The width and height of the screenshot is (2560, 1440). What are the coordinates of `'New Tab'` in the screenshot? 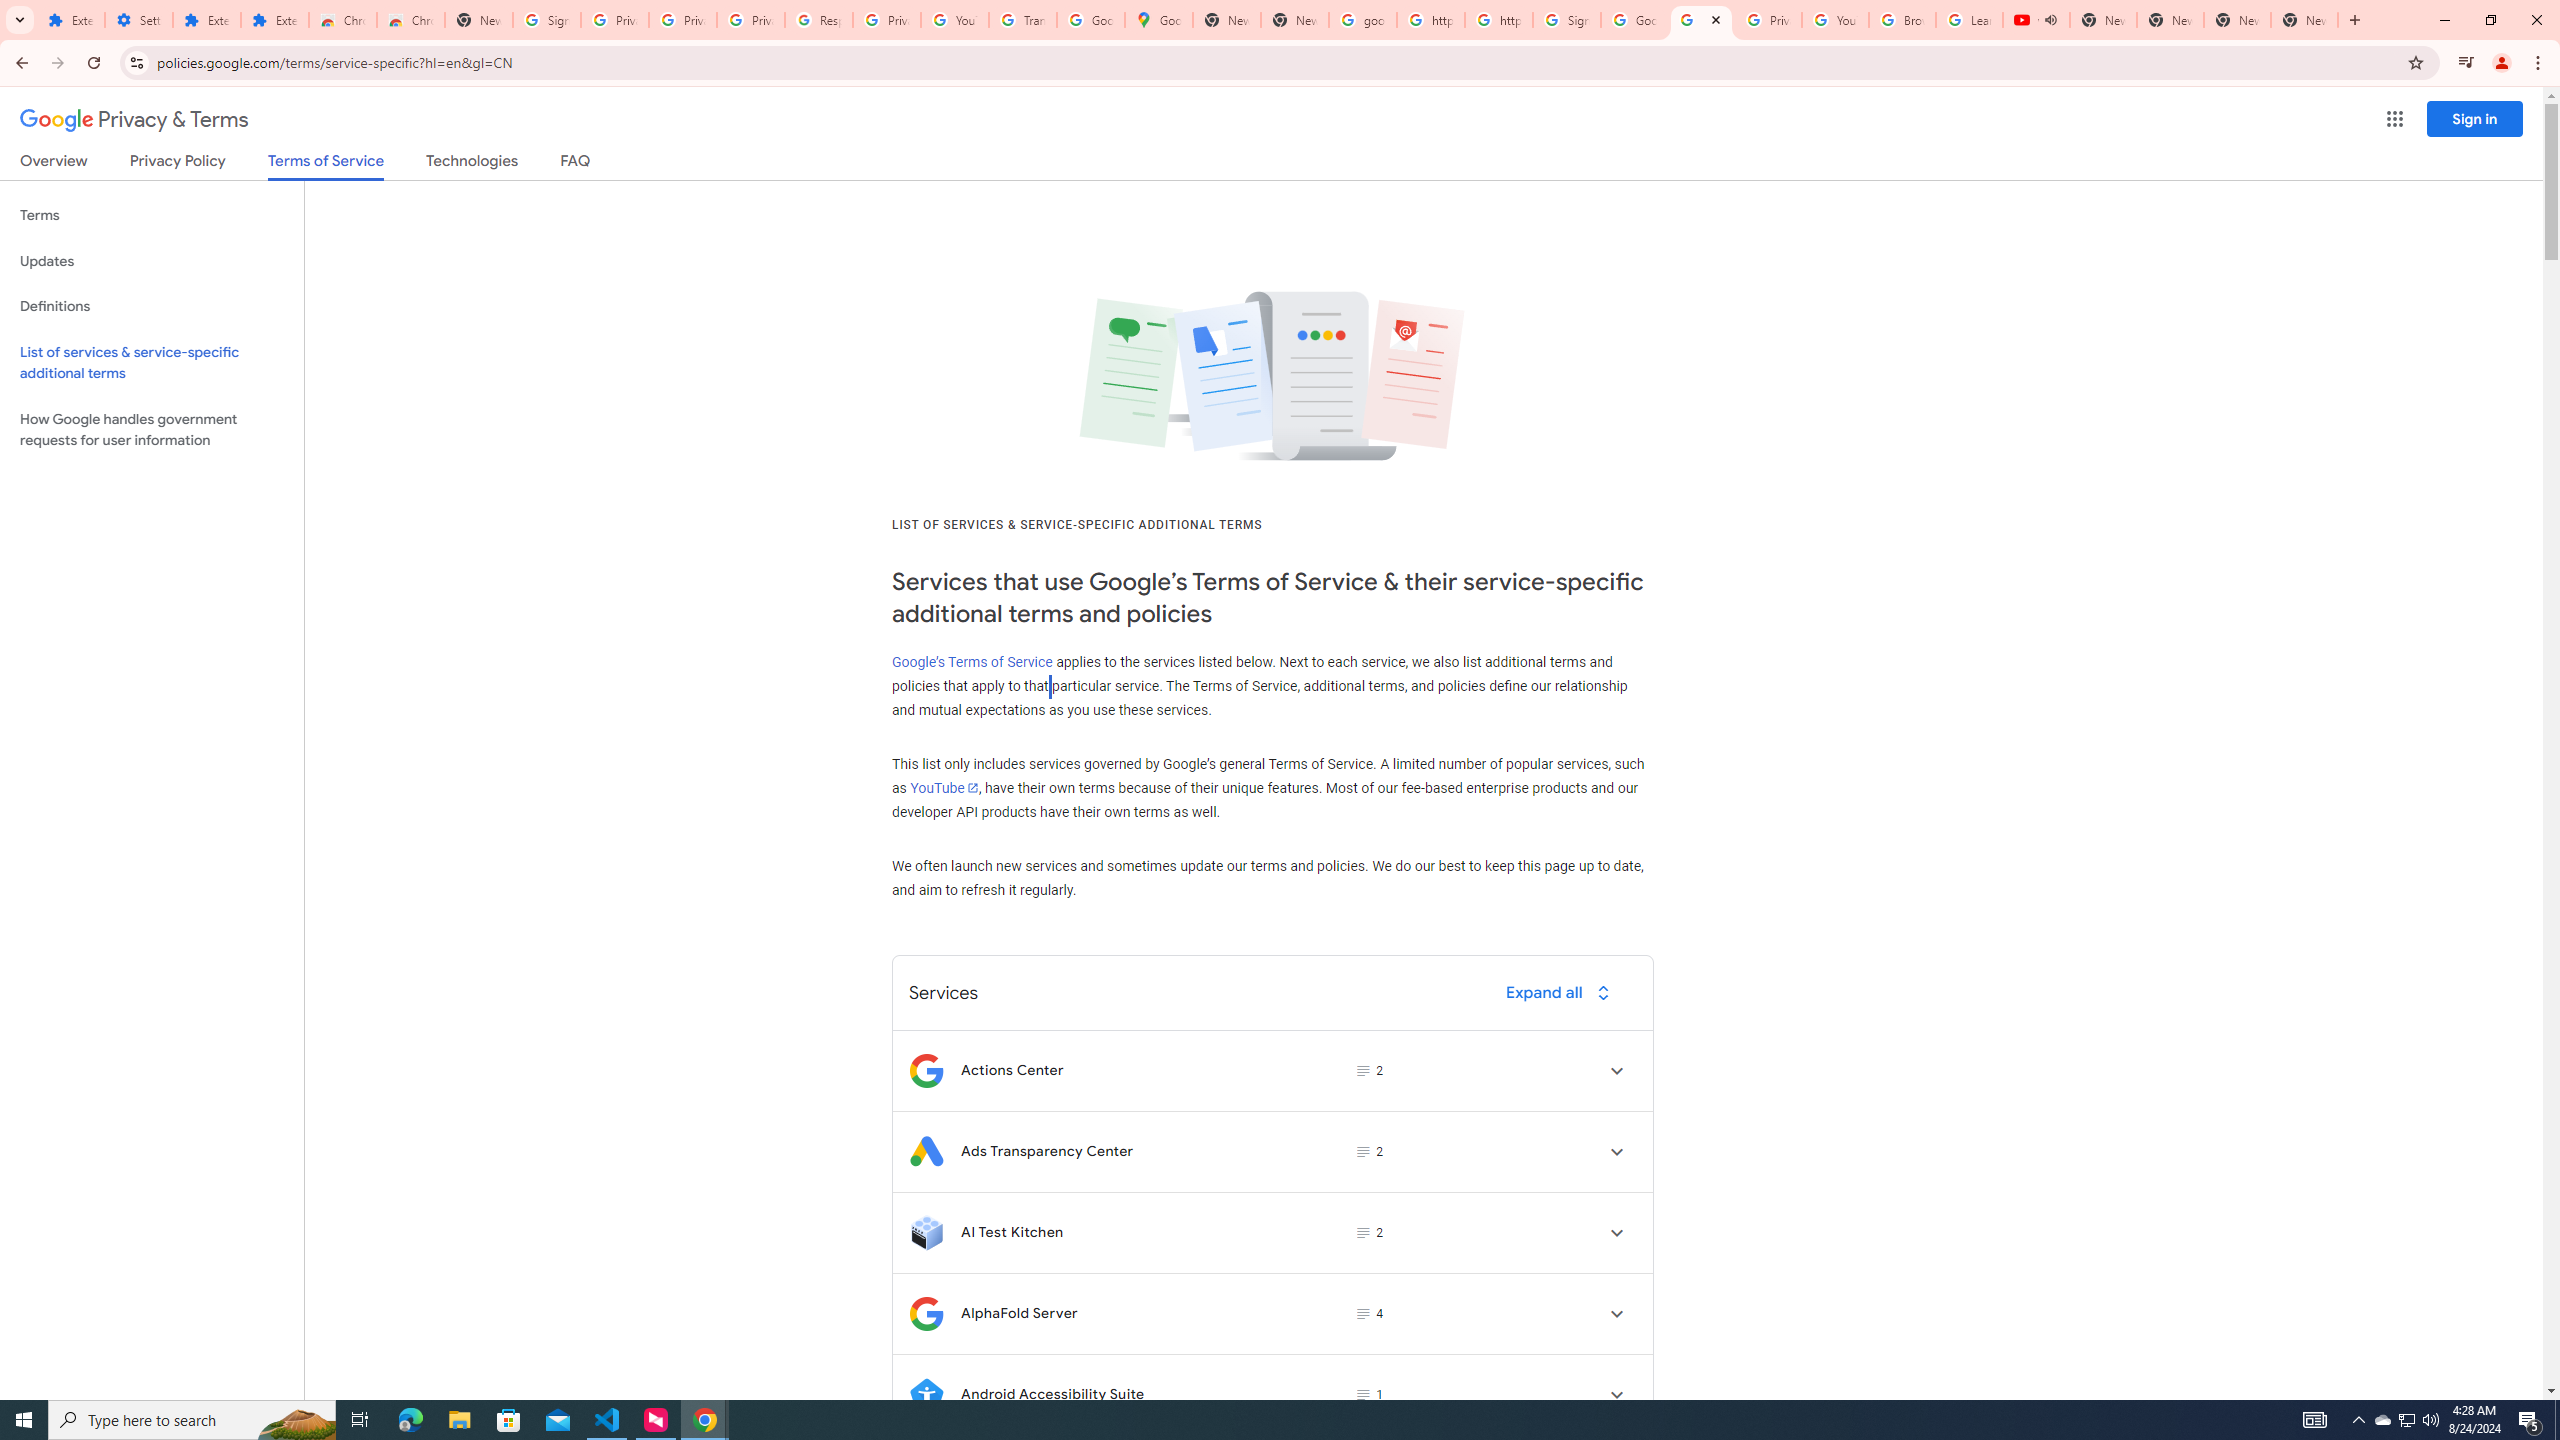 It's located at (2304, 19).